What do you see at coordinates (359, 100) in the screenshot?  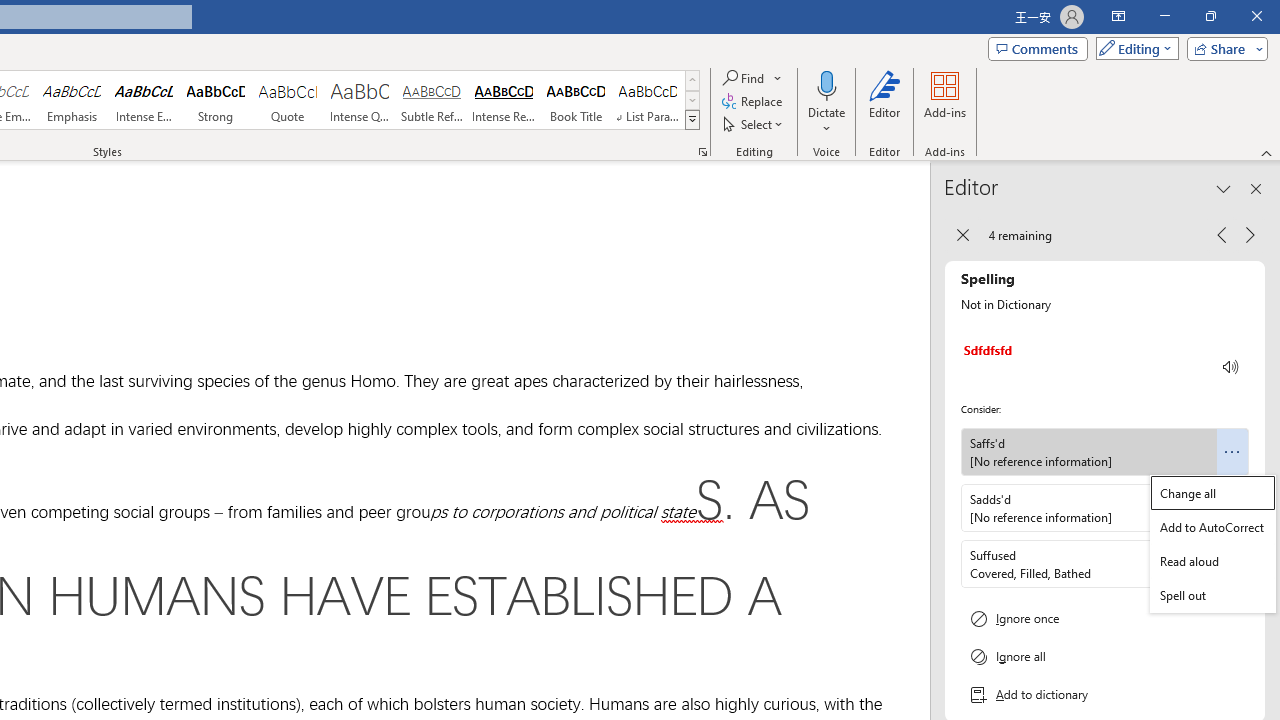 I see `'Intense Quote'` at bounding box center [359, 100].